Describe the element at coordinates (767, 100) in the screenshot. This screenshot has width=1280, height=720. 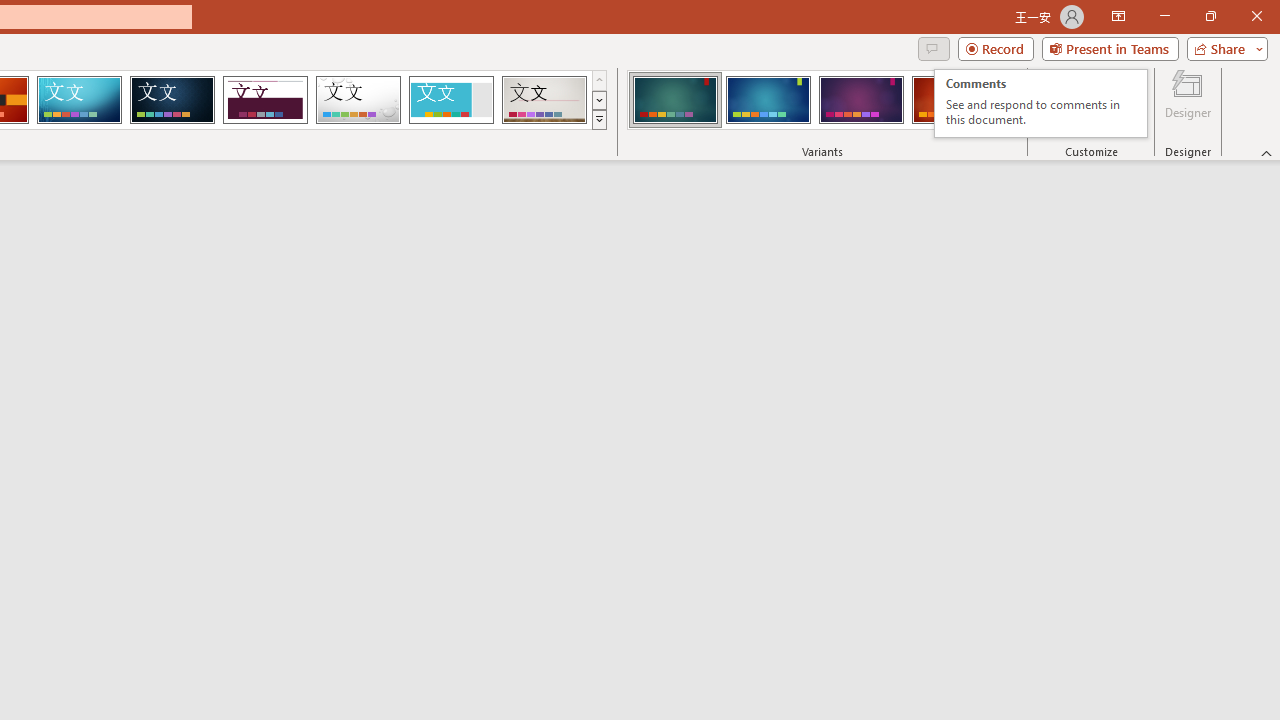
I see `'Ion Variant 2'` at that location.